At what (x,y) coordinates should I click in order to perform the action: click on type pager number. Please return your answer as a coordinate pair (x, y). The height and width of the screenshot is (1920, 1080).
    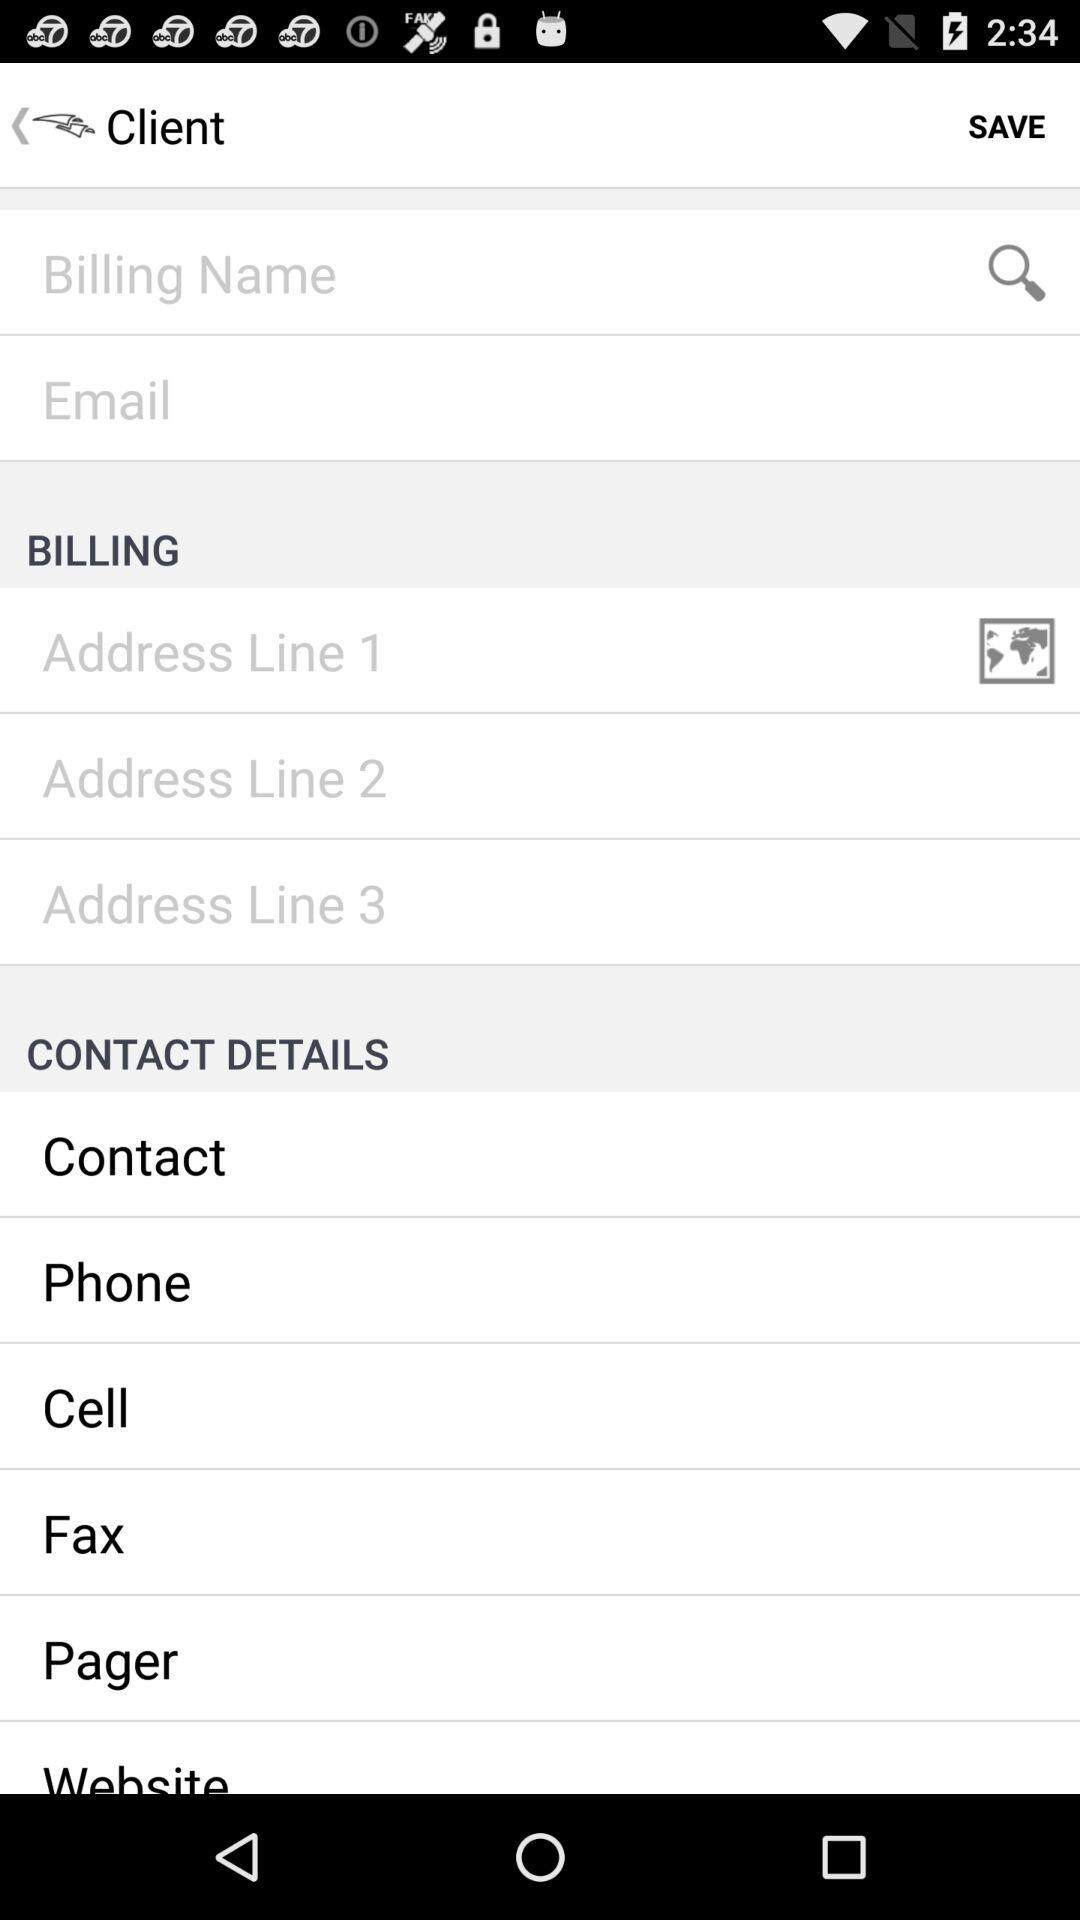
    Looking at the image, I should click on (540, 1659).